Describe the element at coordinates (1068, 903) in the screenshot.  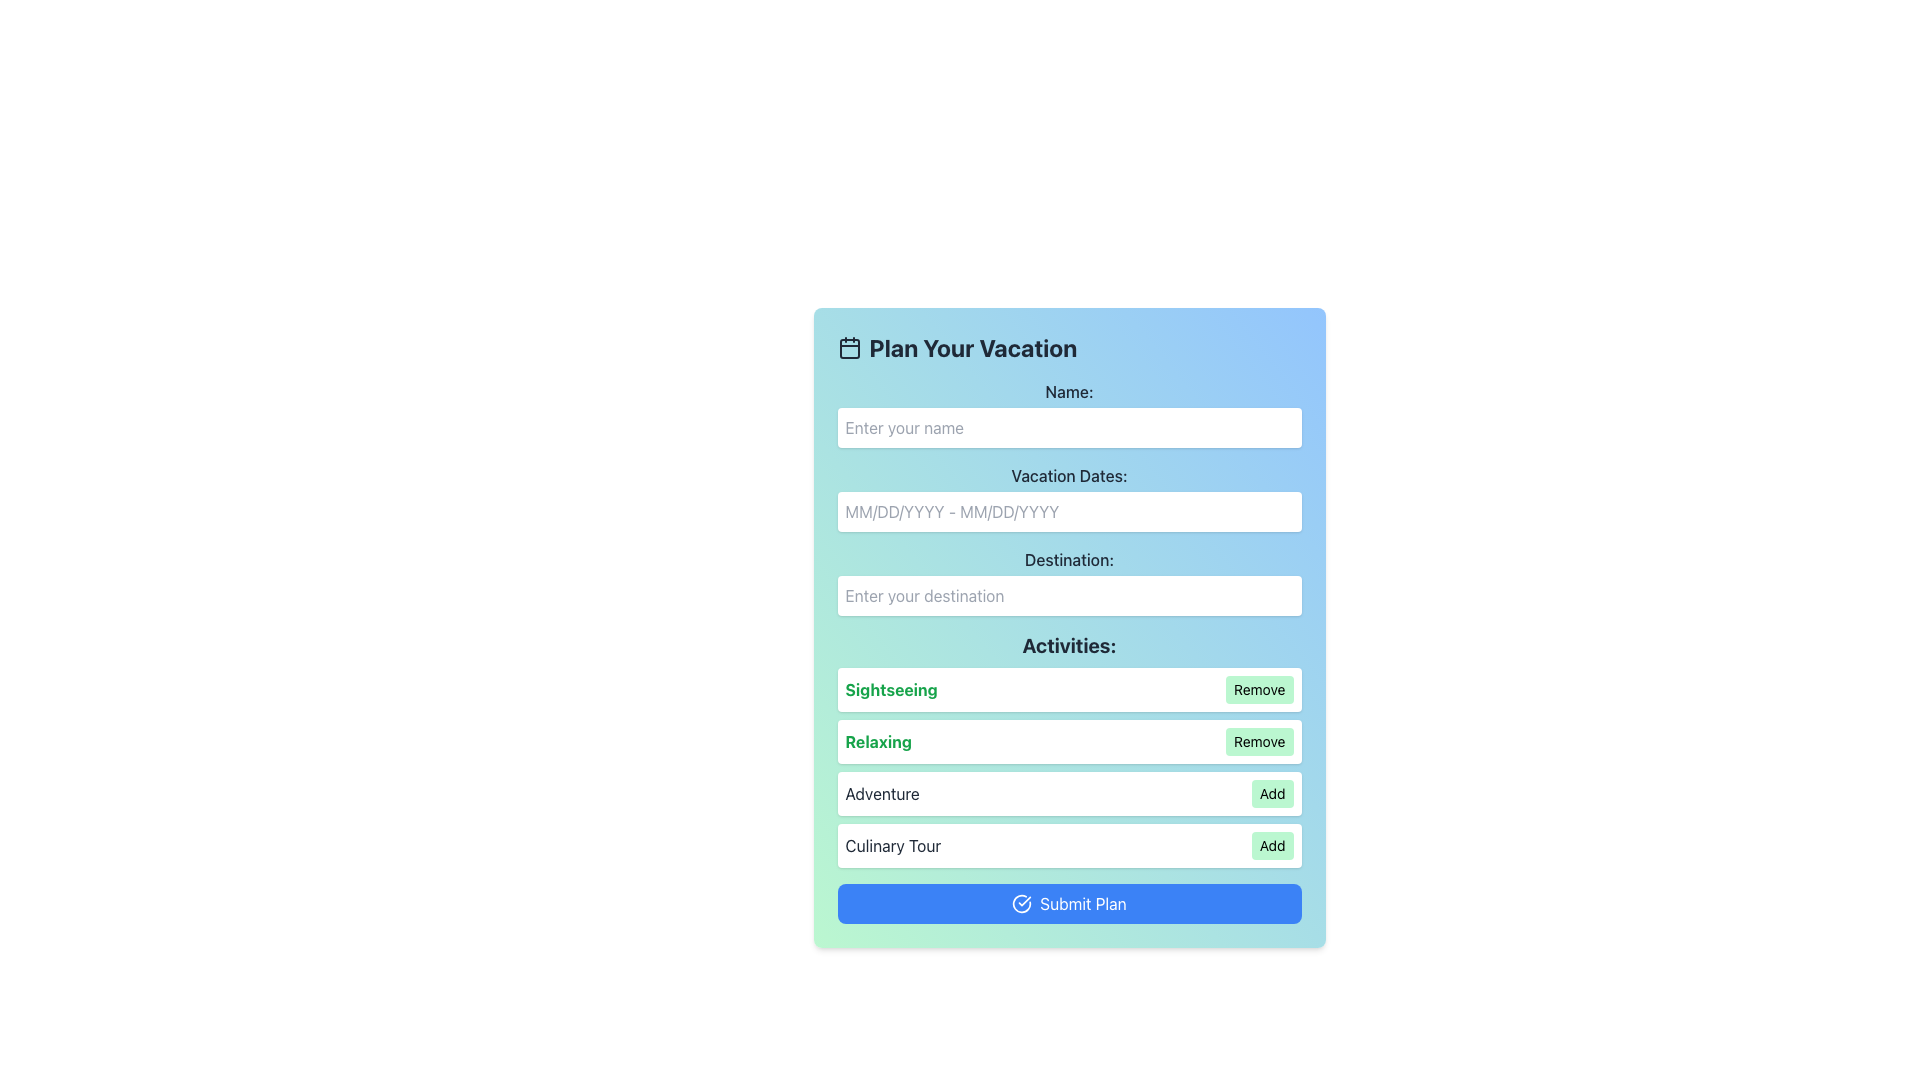
I see `the submit button located at the bottom of the form` at that location.